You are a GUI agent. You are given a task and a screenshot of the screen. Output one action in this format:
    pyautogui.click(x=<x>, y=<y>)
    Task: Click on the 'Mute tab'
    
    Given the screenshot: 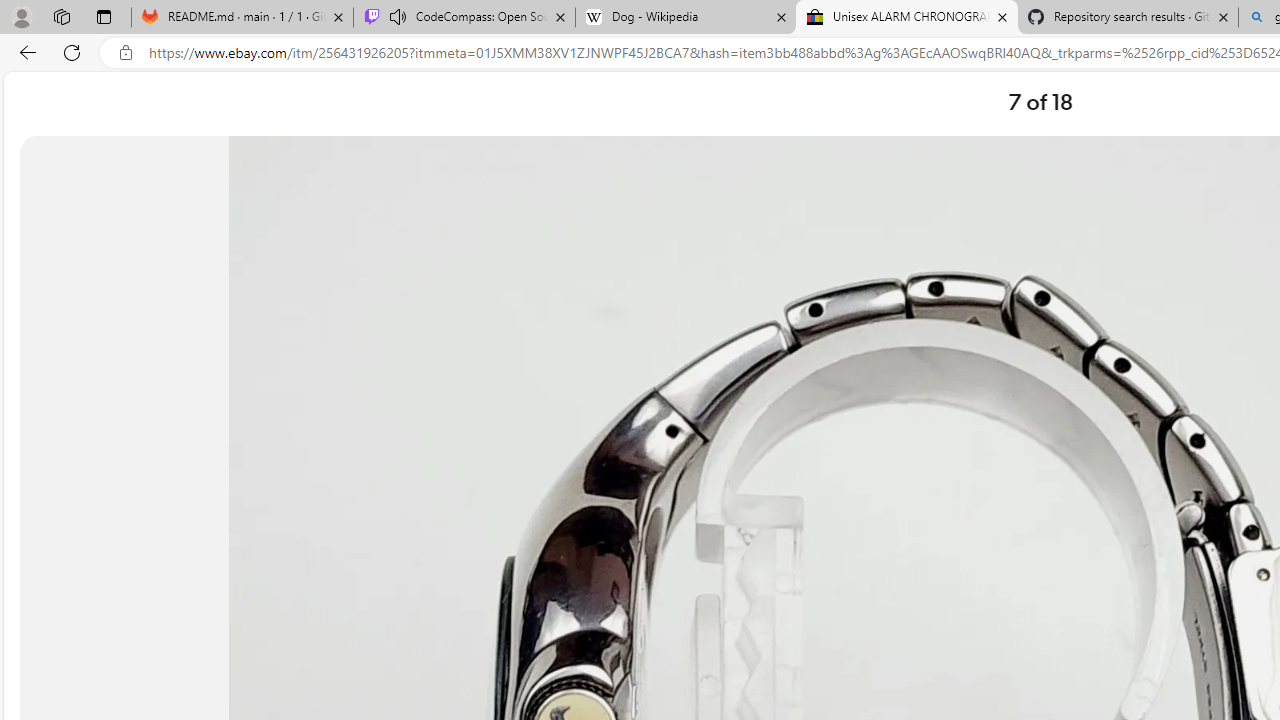 What is the action you would take?
    pyautogui.click(x=398, y=16)
    